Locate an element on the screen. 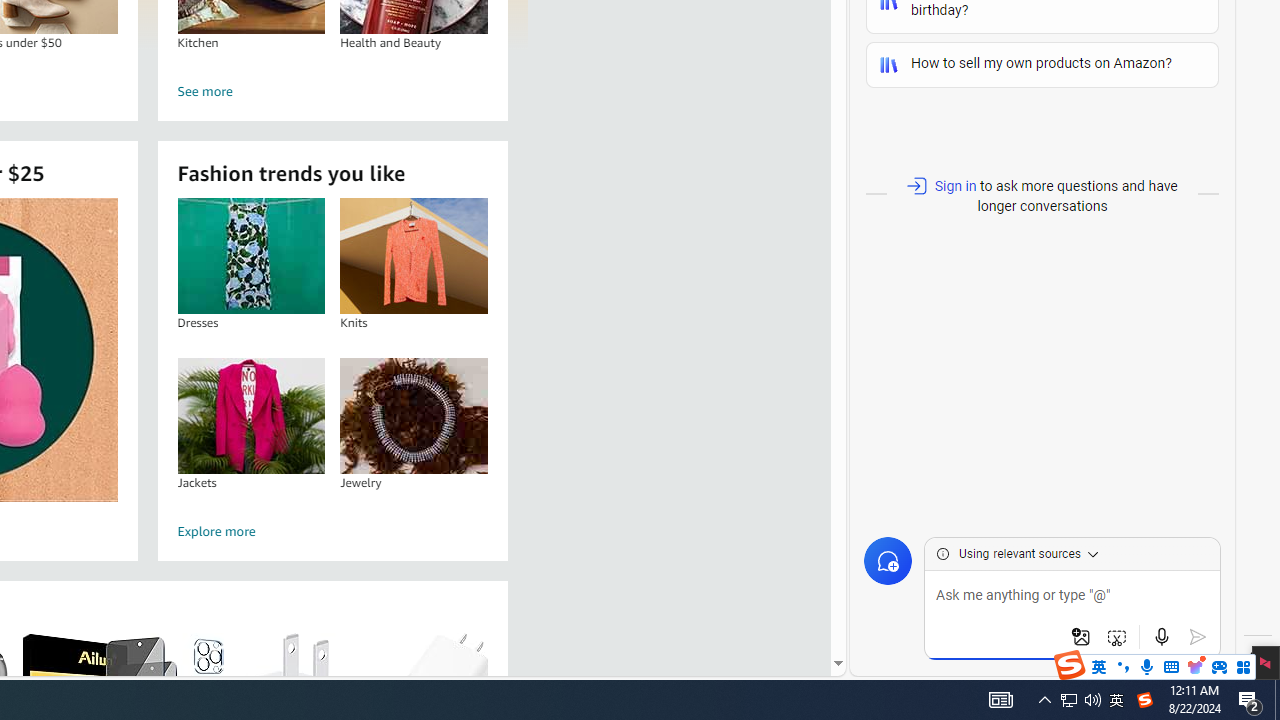 The width and height of the screenshot is (1280, 720). 'Jewelry' is located at coordinates (413, 414).